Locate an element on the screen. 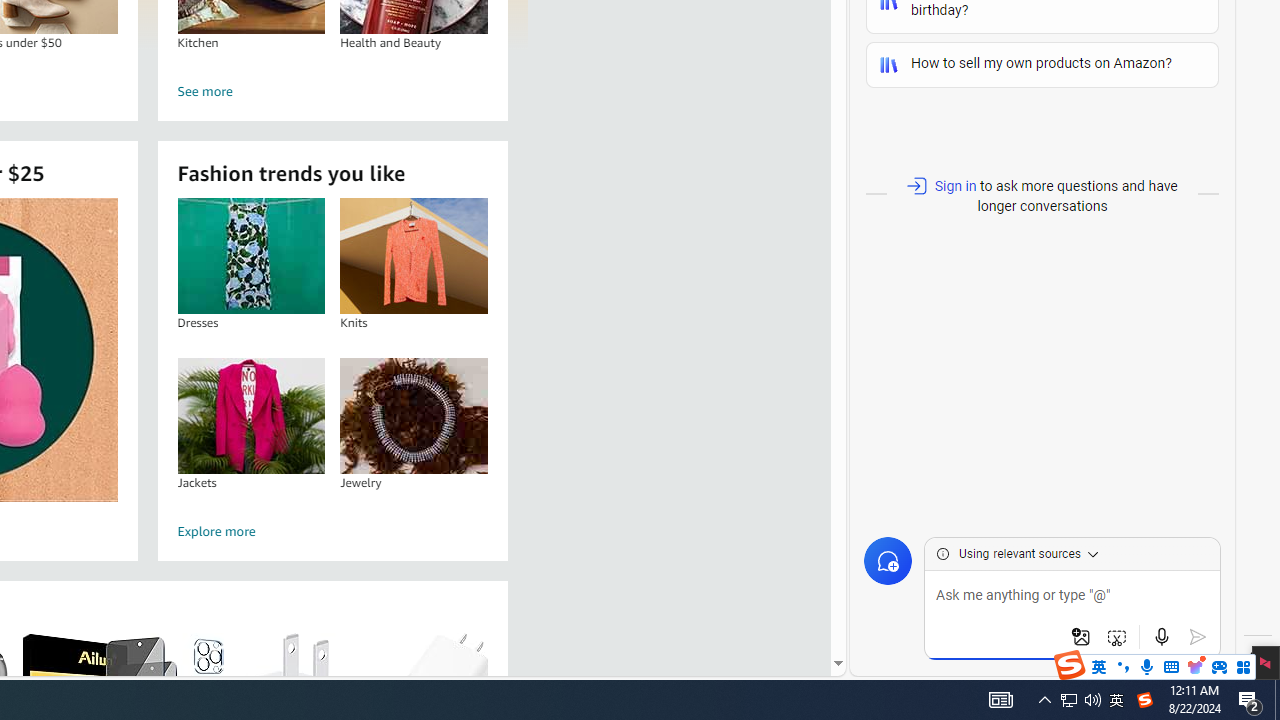 The width and height of the screenshot is (1280, 720). 'Jewelry' is located at coordinates (413, 414).